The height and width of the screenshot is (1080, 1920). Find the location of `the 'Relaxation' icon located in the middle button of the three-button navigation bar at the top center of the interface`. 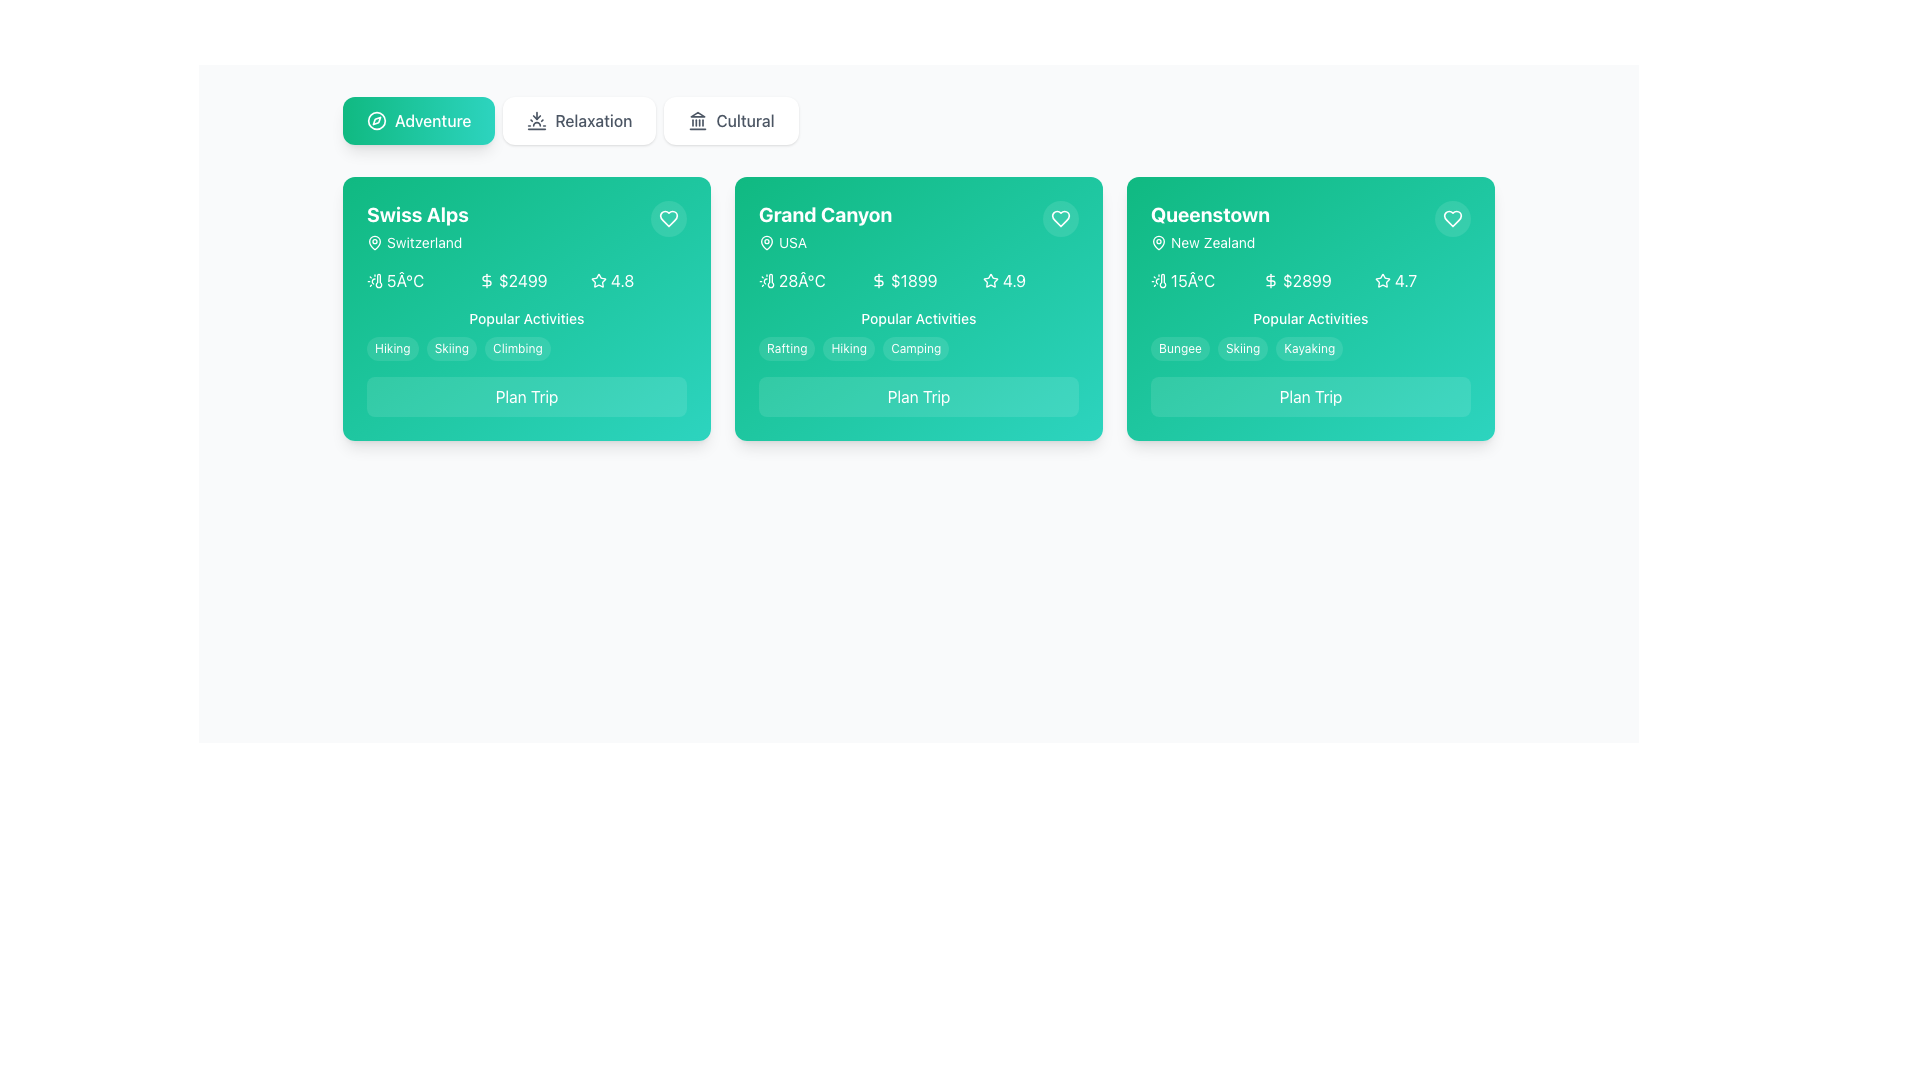

the 'Relaxation' icon located in the middle button of the three-button navigation bar at the top center of the interface is located at coordinates (537, 120).